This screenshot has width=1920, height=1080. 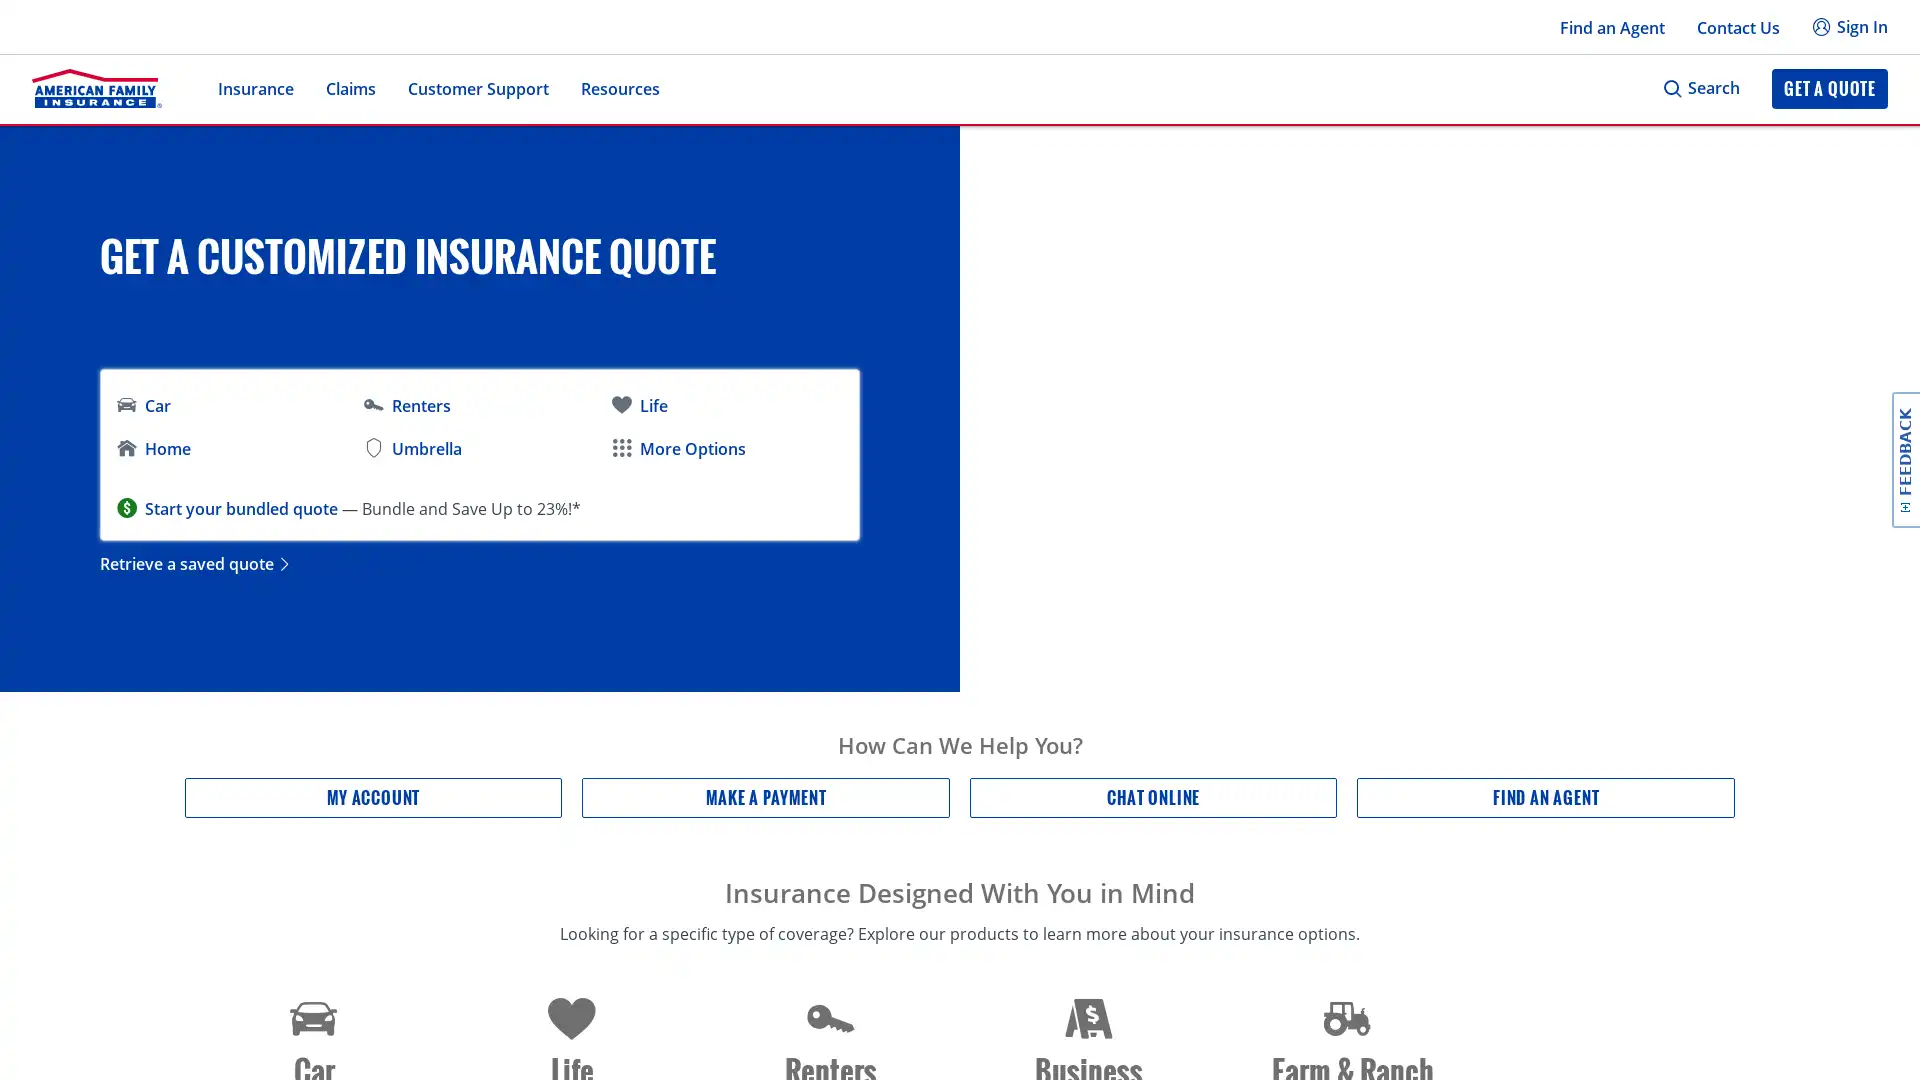 What do you see at coordinates (152, 448) in the screenshot?
I see `Home` at bounding box center [152, 448].